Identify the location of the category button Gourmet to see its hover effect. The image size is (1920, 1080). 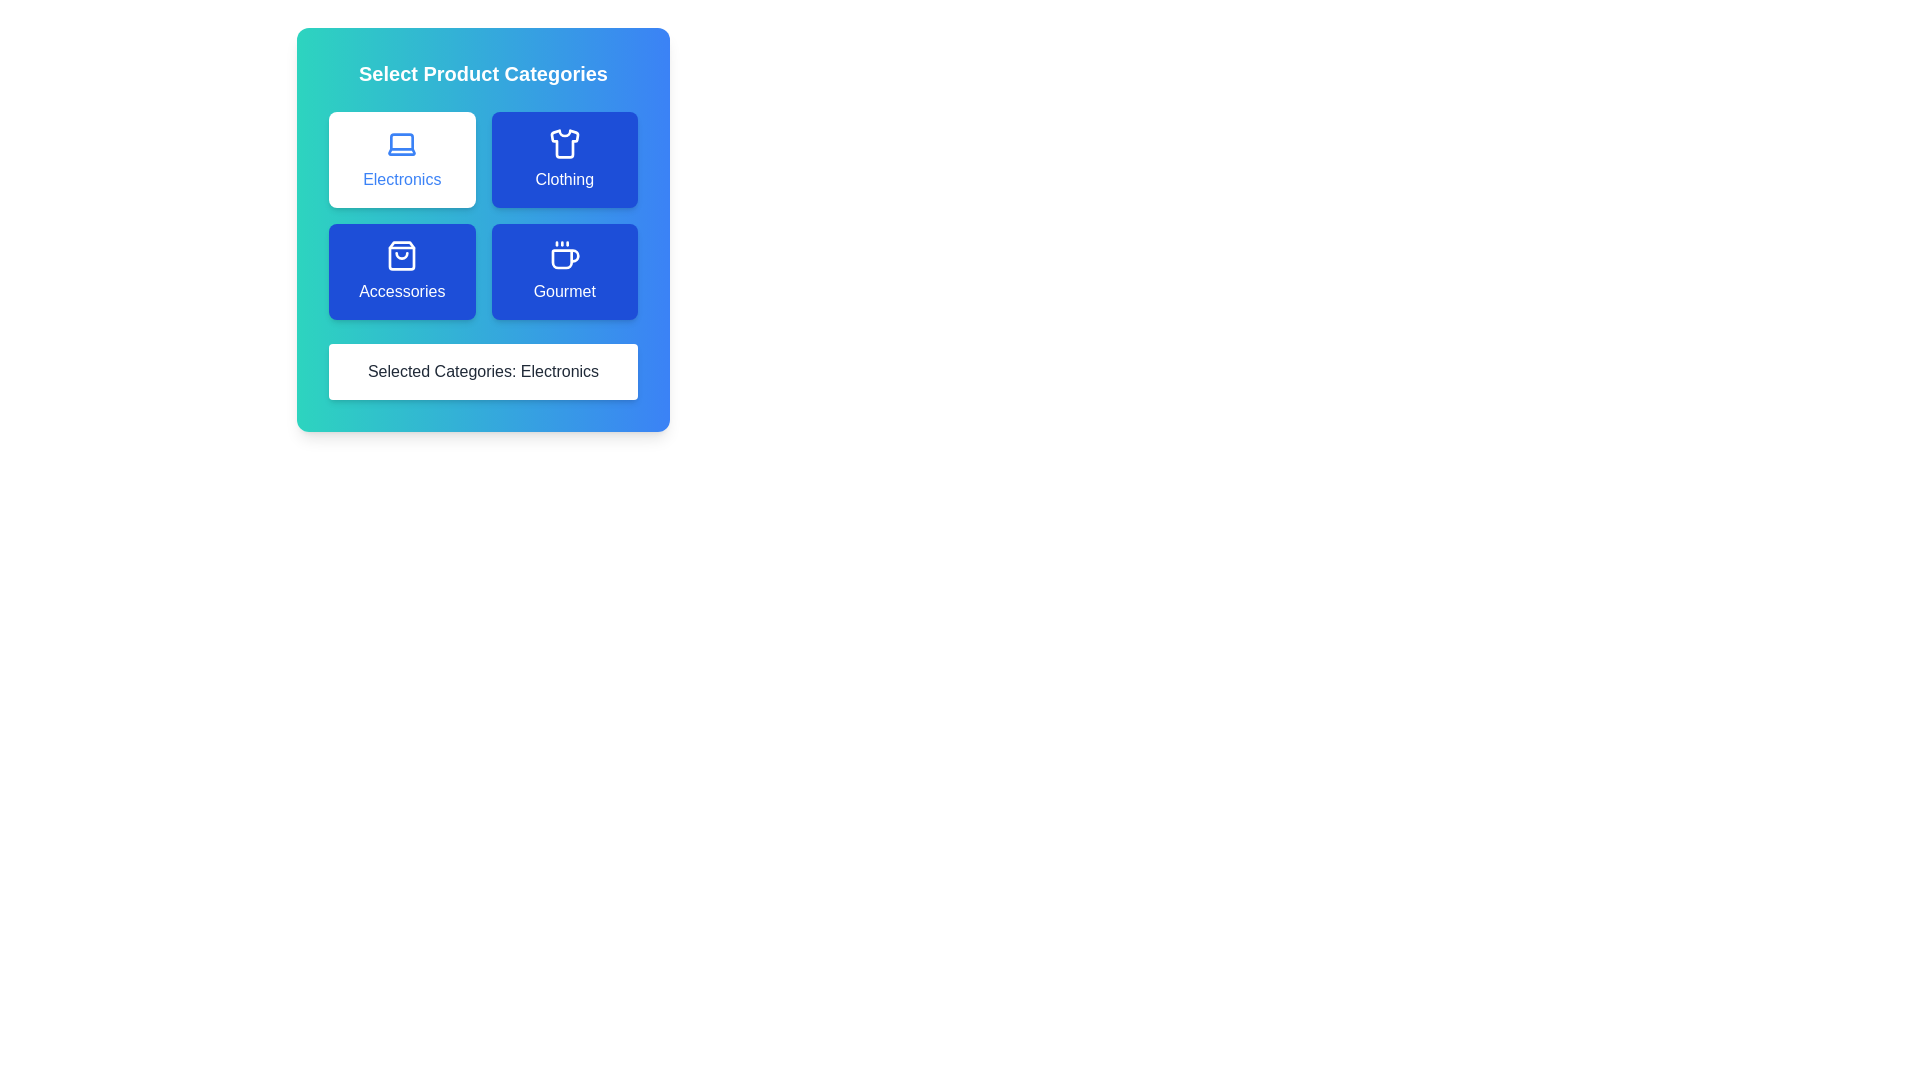
(563, 272).